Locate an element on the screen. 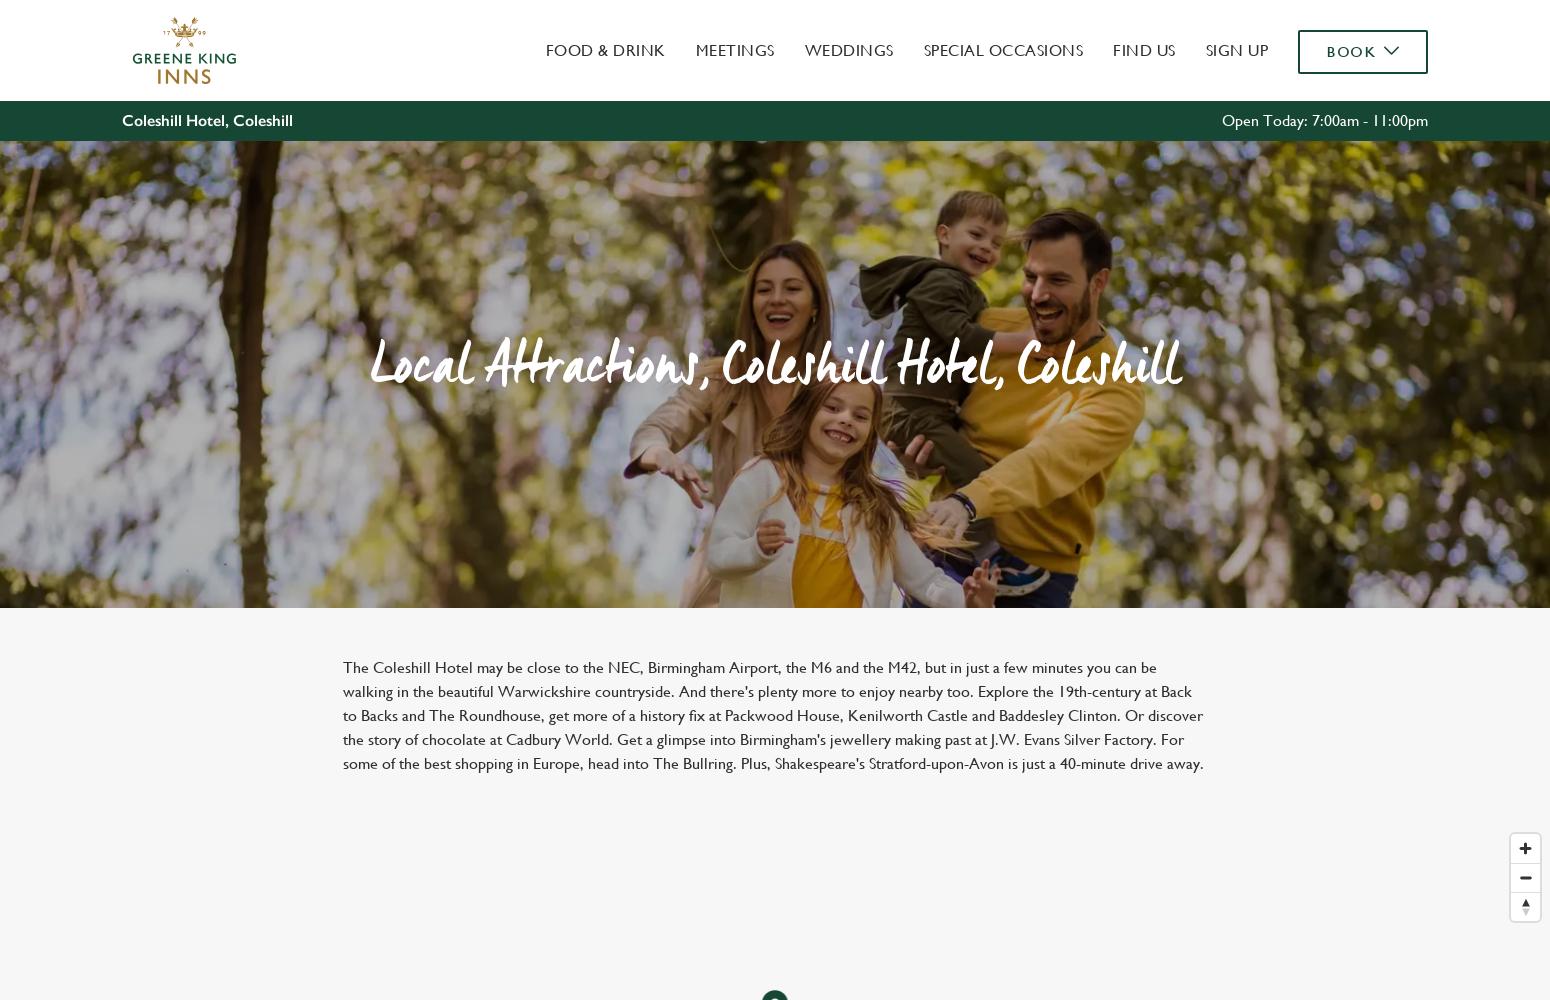 This screenshot has height=1000, width=1550. 'Marketing' is located at coordinates (856, 183).